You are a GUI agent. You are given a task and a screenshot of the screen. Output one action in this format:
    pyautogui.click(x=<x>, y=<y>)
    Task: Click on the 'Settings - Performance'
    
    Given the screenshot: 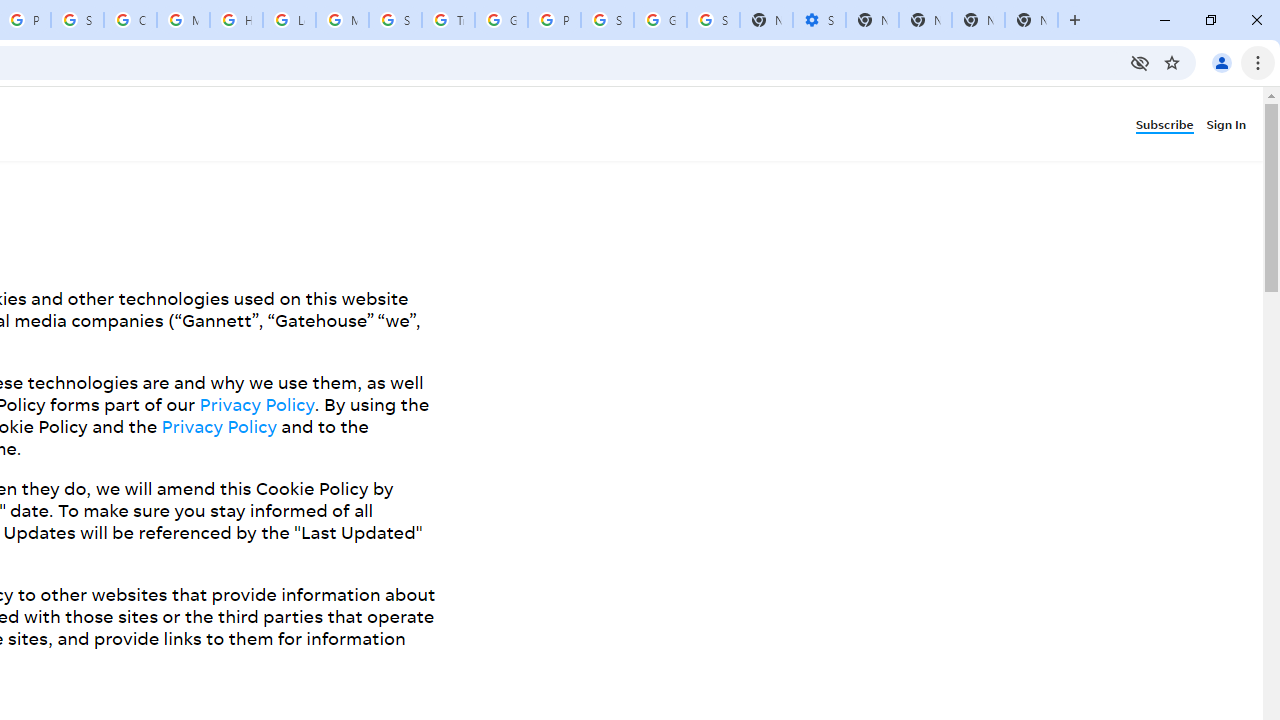 What is the action you would take?
    pyautogui.click(x=819, y=20)
    